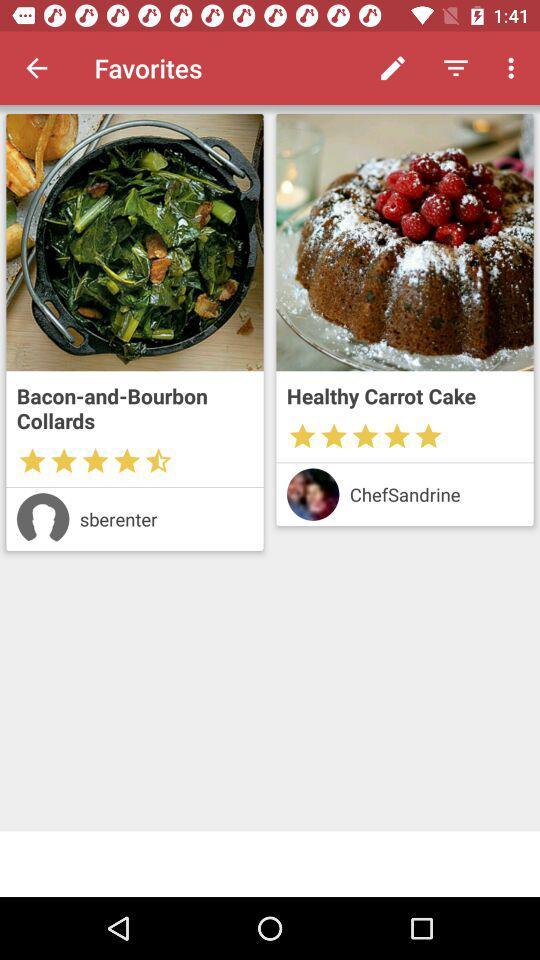 The width and height of the screenshot is (540, 960). What do you see at coordinates (135, 407) in the screenshot?
I see `the bacon and bourbon item` at bounding box center [135, 407].